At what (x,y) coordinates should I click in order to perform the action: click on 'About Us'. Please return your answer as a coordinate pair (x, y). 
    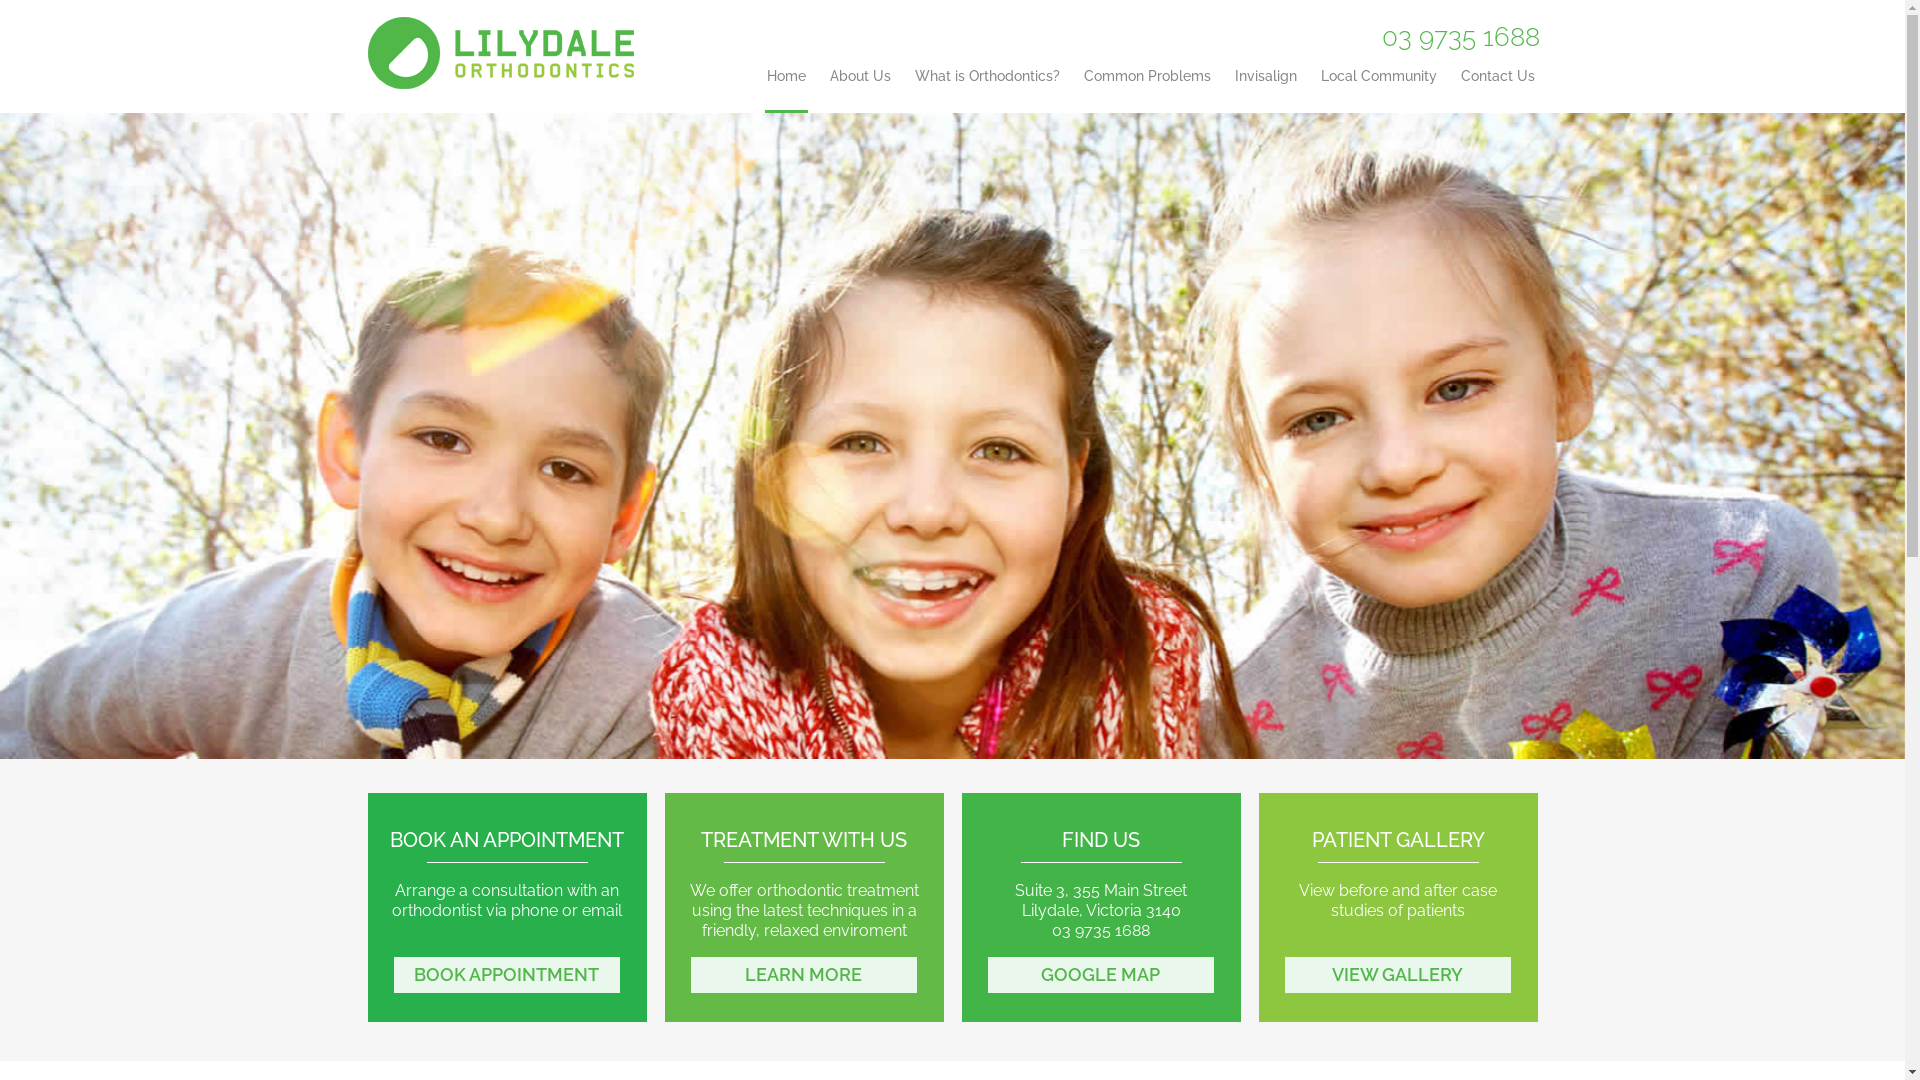
    Looking at the image, I should click on (860, 90).